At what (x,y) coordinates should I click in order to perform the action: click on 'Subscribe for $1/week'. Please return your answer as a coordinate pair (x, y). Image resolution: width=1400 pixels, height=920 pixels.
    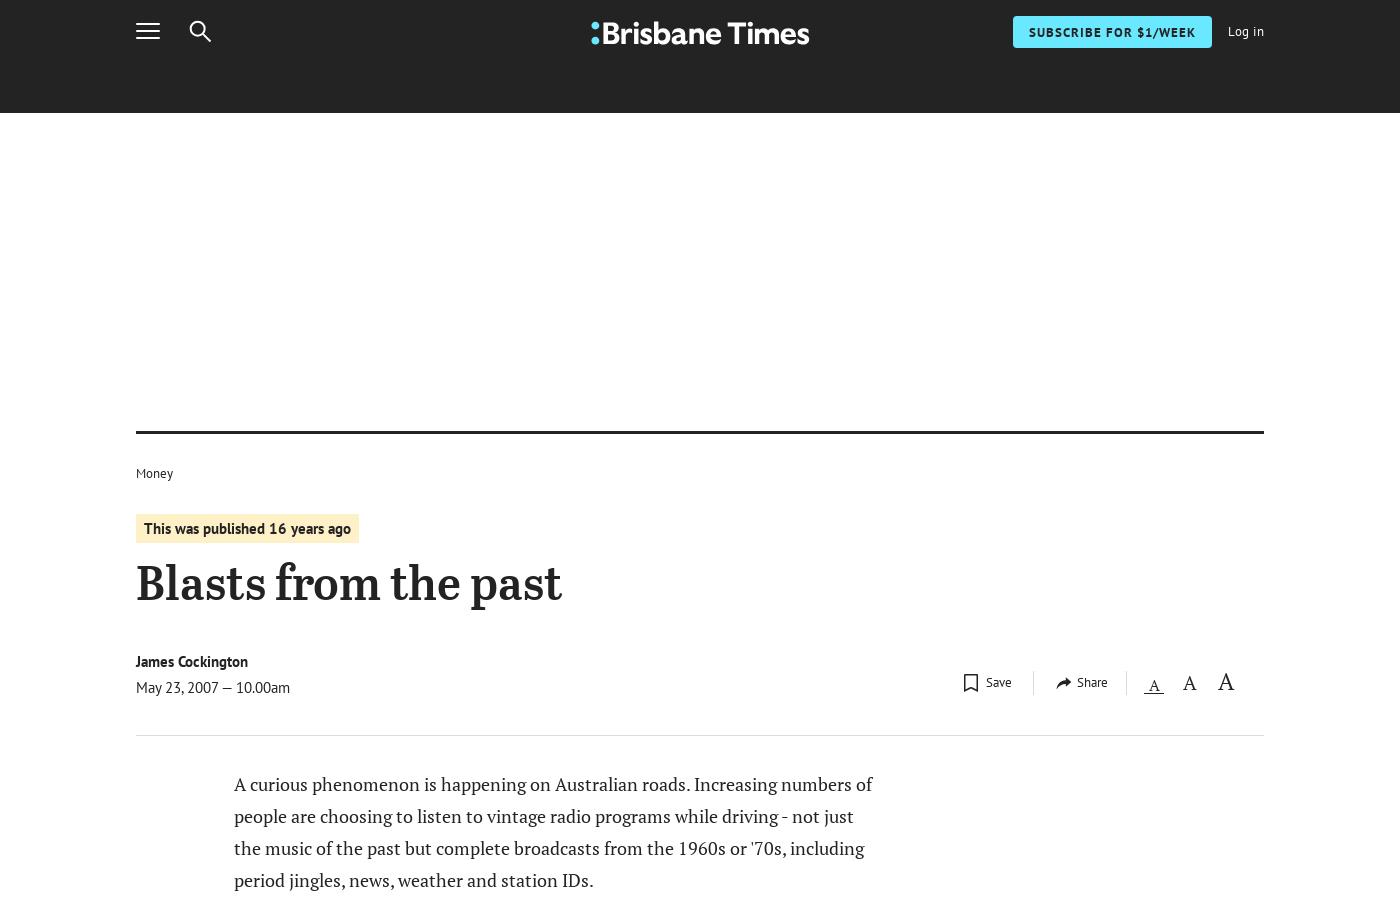
    Looking at the image, I should click on (1164, 81).